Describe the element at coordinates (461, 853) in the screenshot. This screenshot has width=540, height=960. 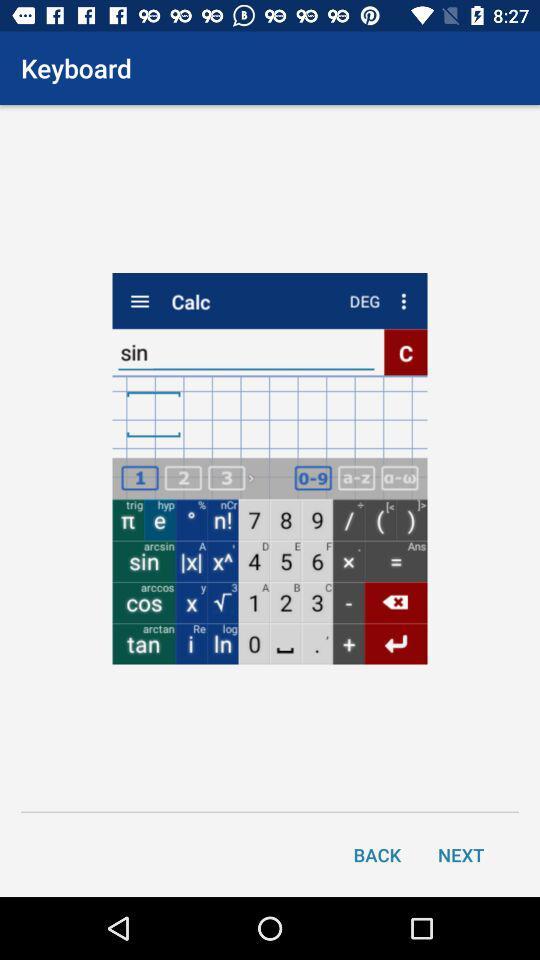
I see `next icon` at that location.